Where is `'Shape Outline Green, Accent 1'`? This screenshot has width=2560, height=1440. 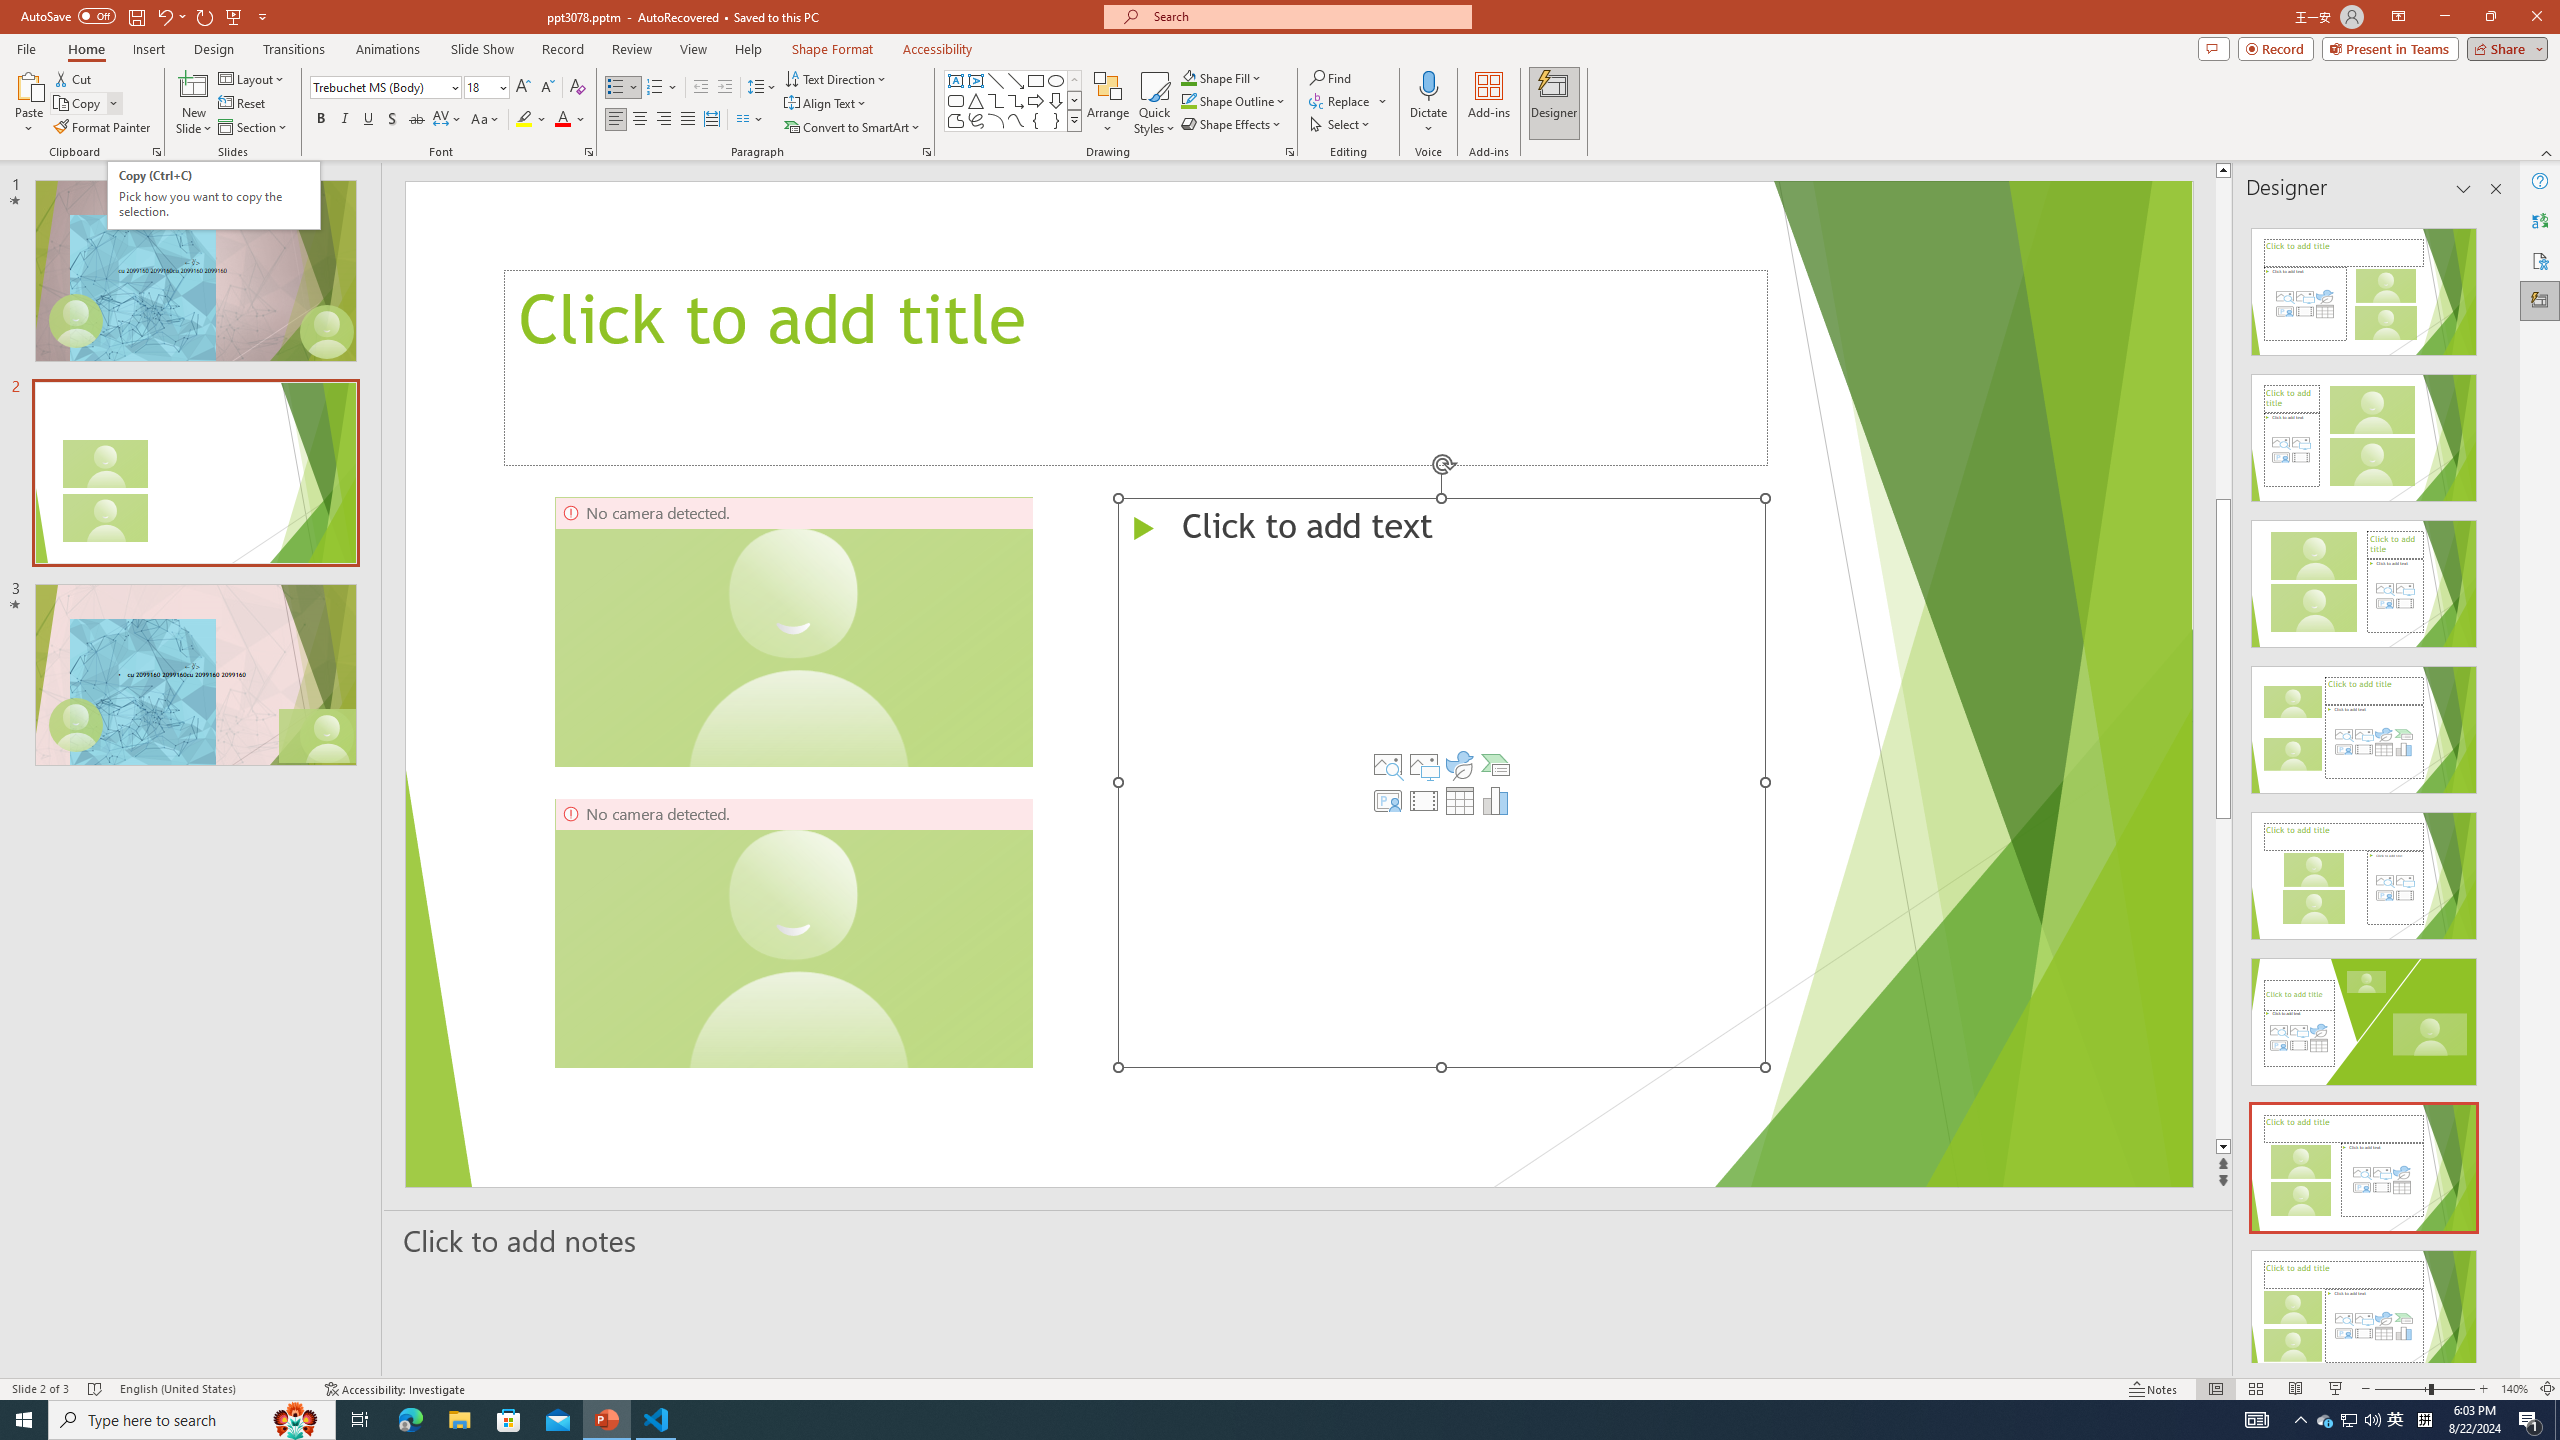
'Shape Outline Green, Accent 1' is located at coordinates (1189, 99).